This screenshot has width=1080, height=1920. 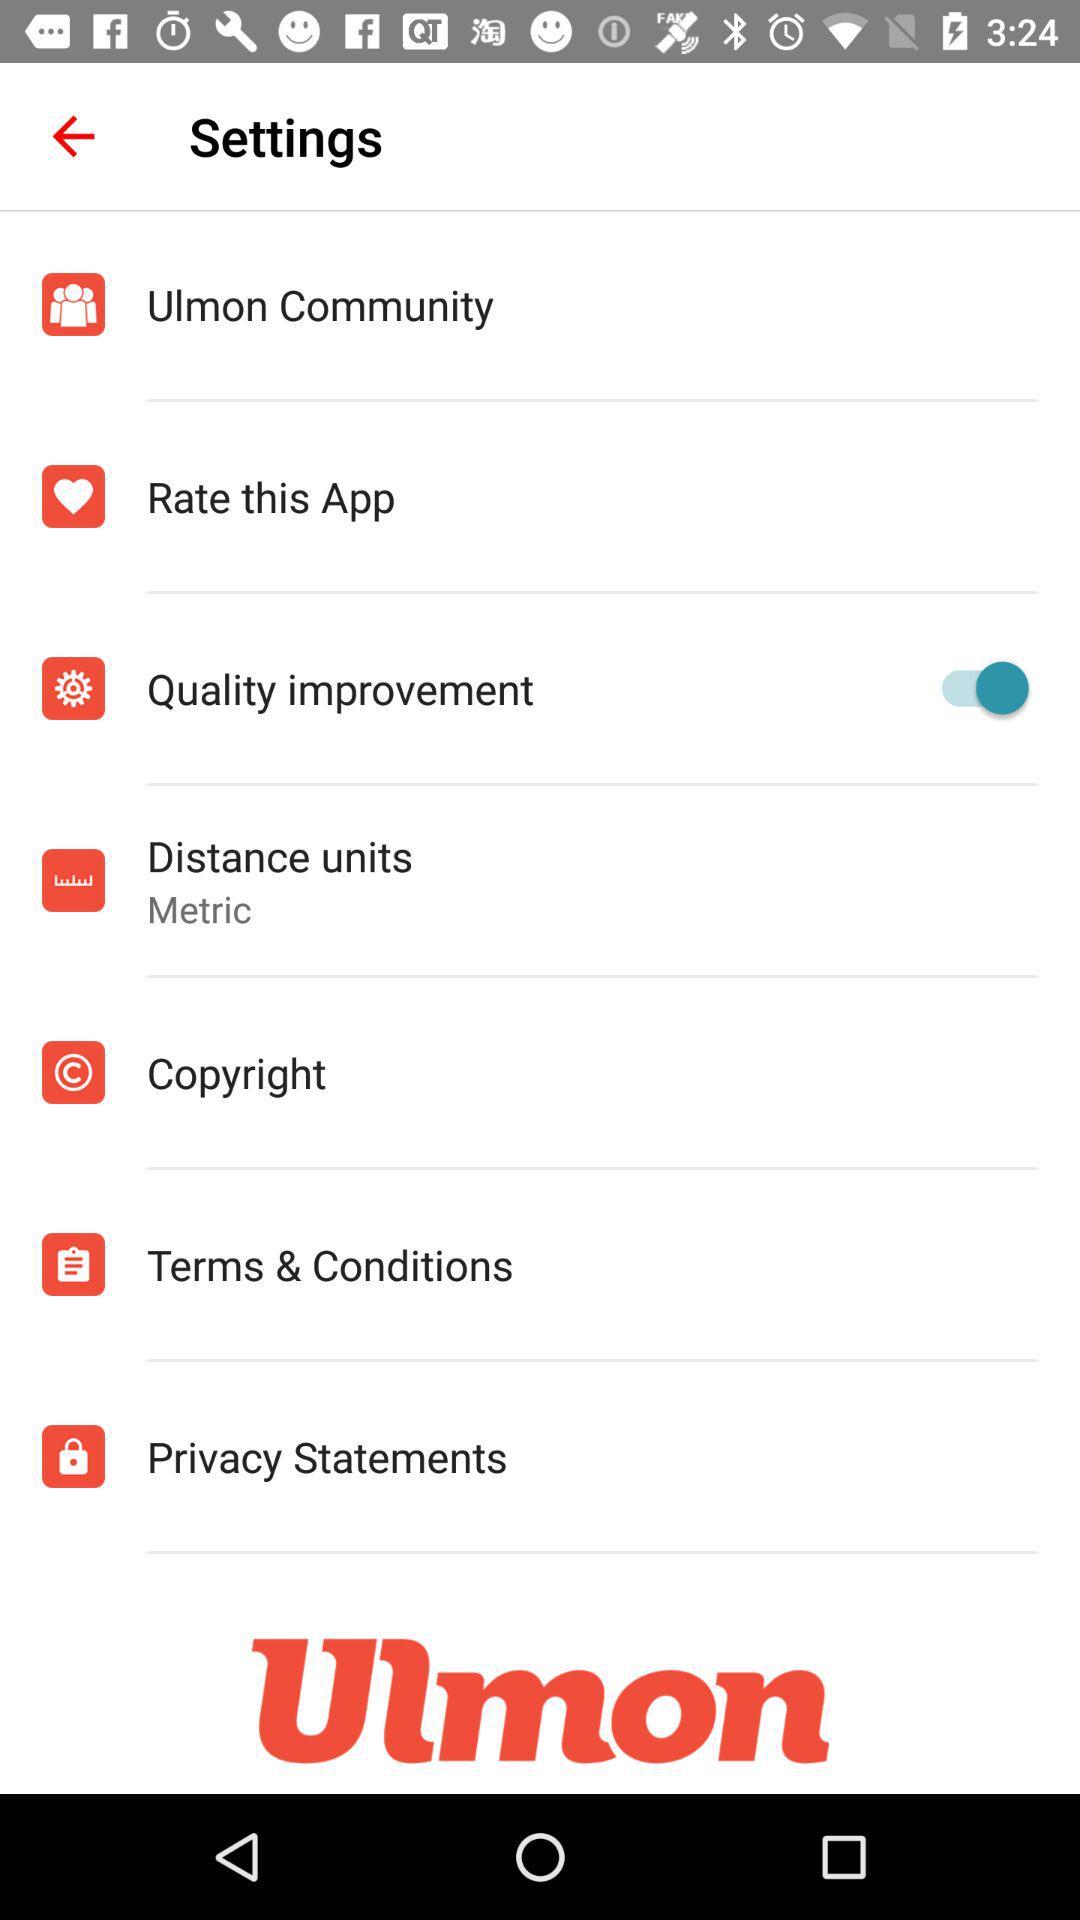 What do you see at coordinates (974, 688) in the screenshot?
I see `quality improvement option` at bounding box center [974, 688].